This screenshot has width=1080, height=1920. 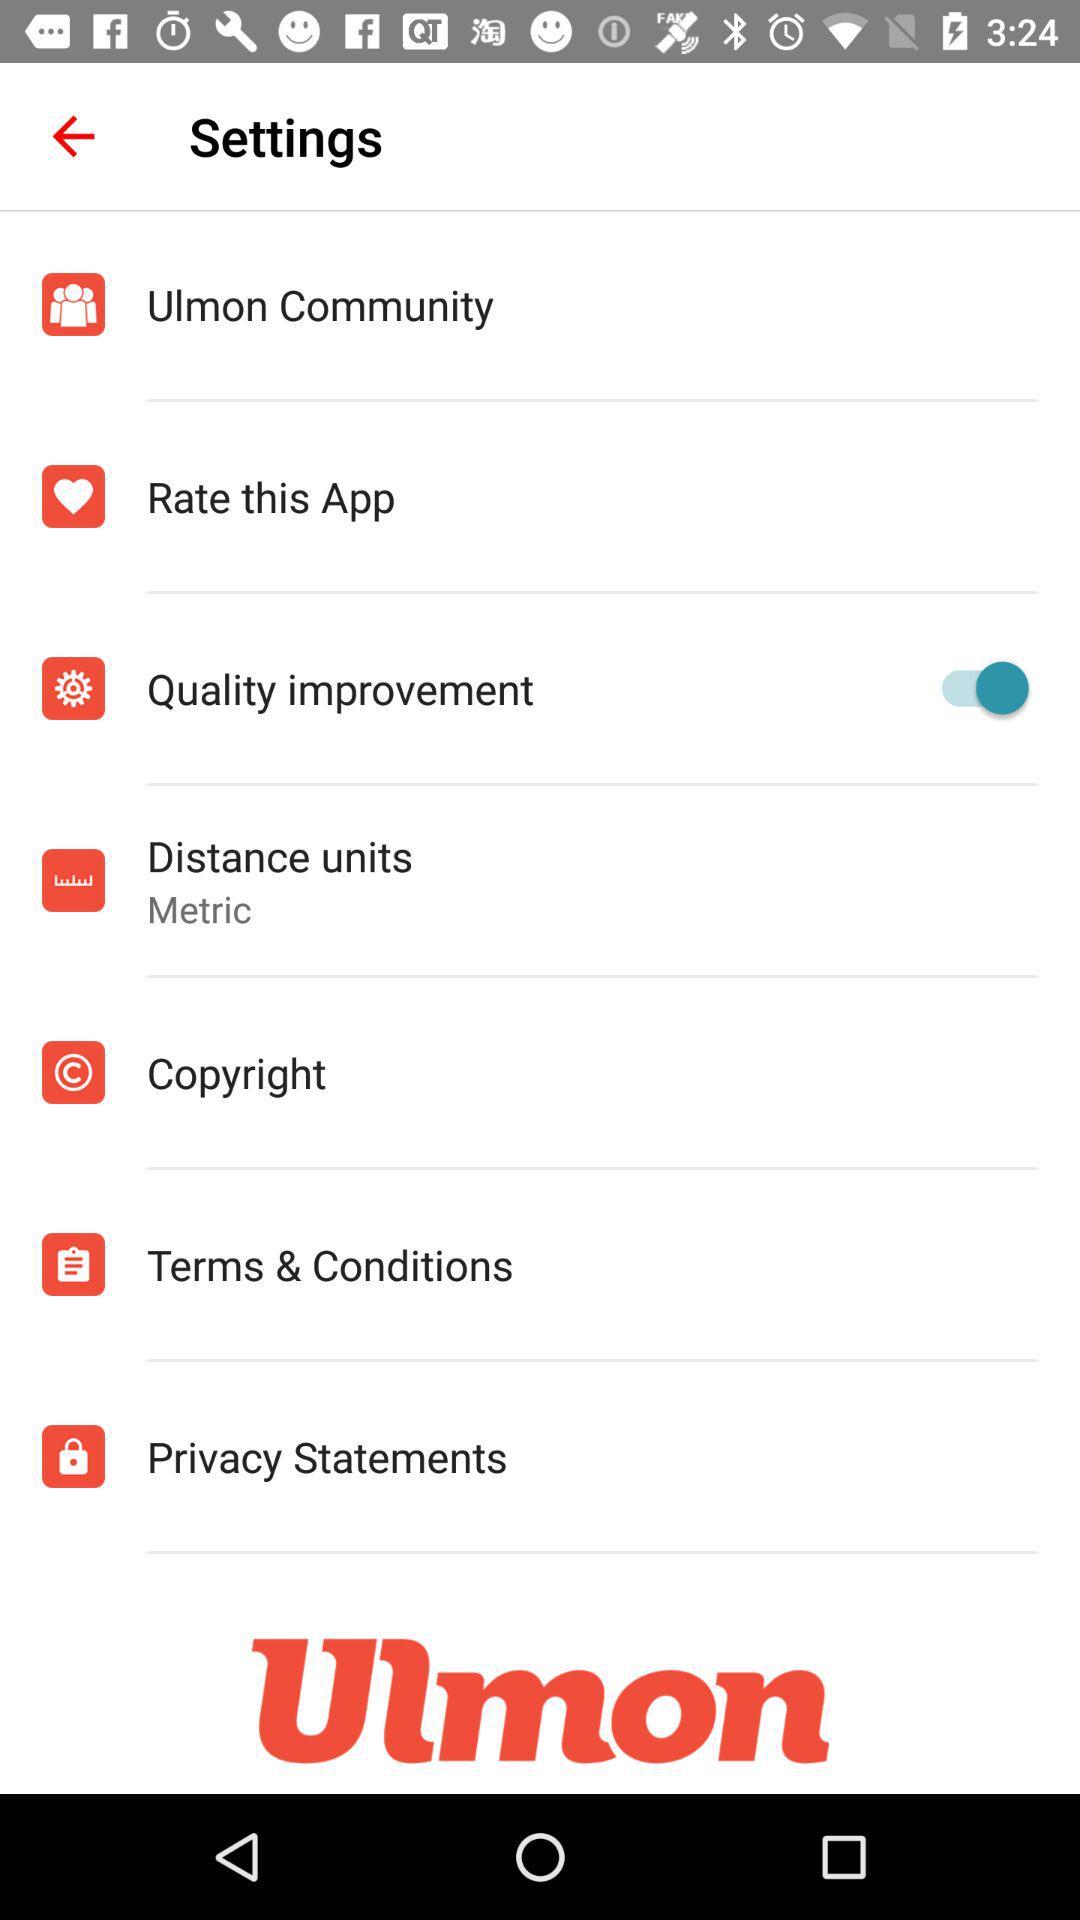 What do you see at coordinates (974, 688) in the screenshot?
I see `quality improvement option` at bounding box center [974, 688].